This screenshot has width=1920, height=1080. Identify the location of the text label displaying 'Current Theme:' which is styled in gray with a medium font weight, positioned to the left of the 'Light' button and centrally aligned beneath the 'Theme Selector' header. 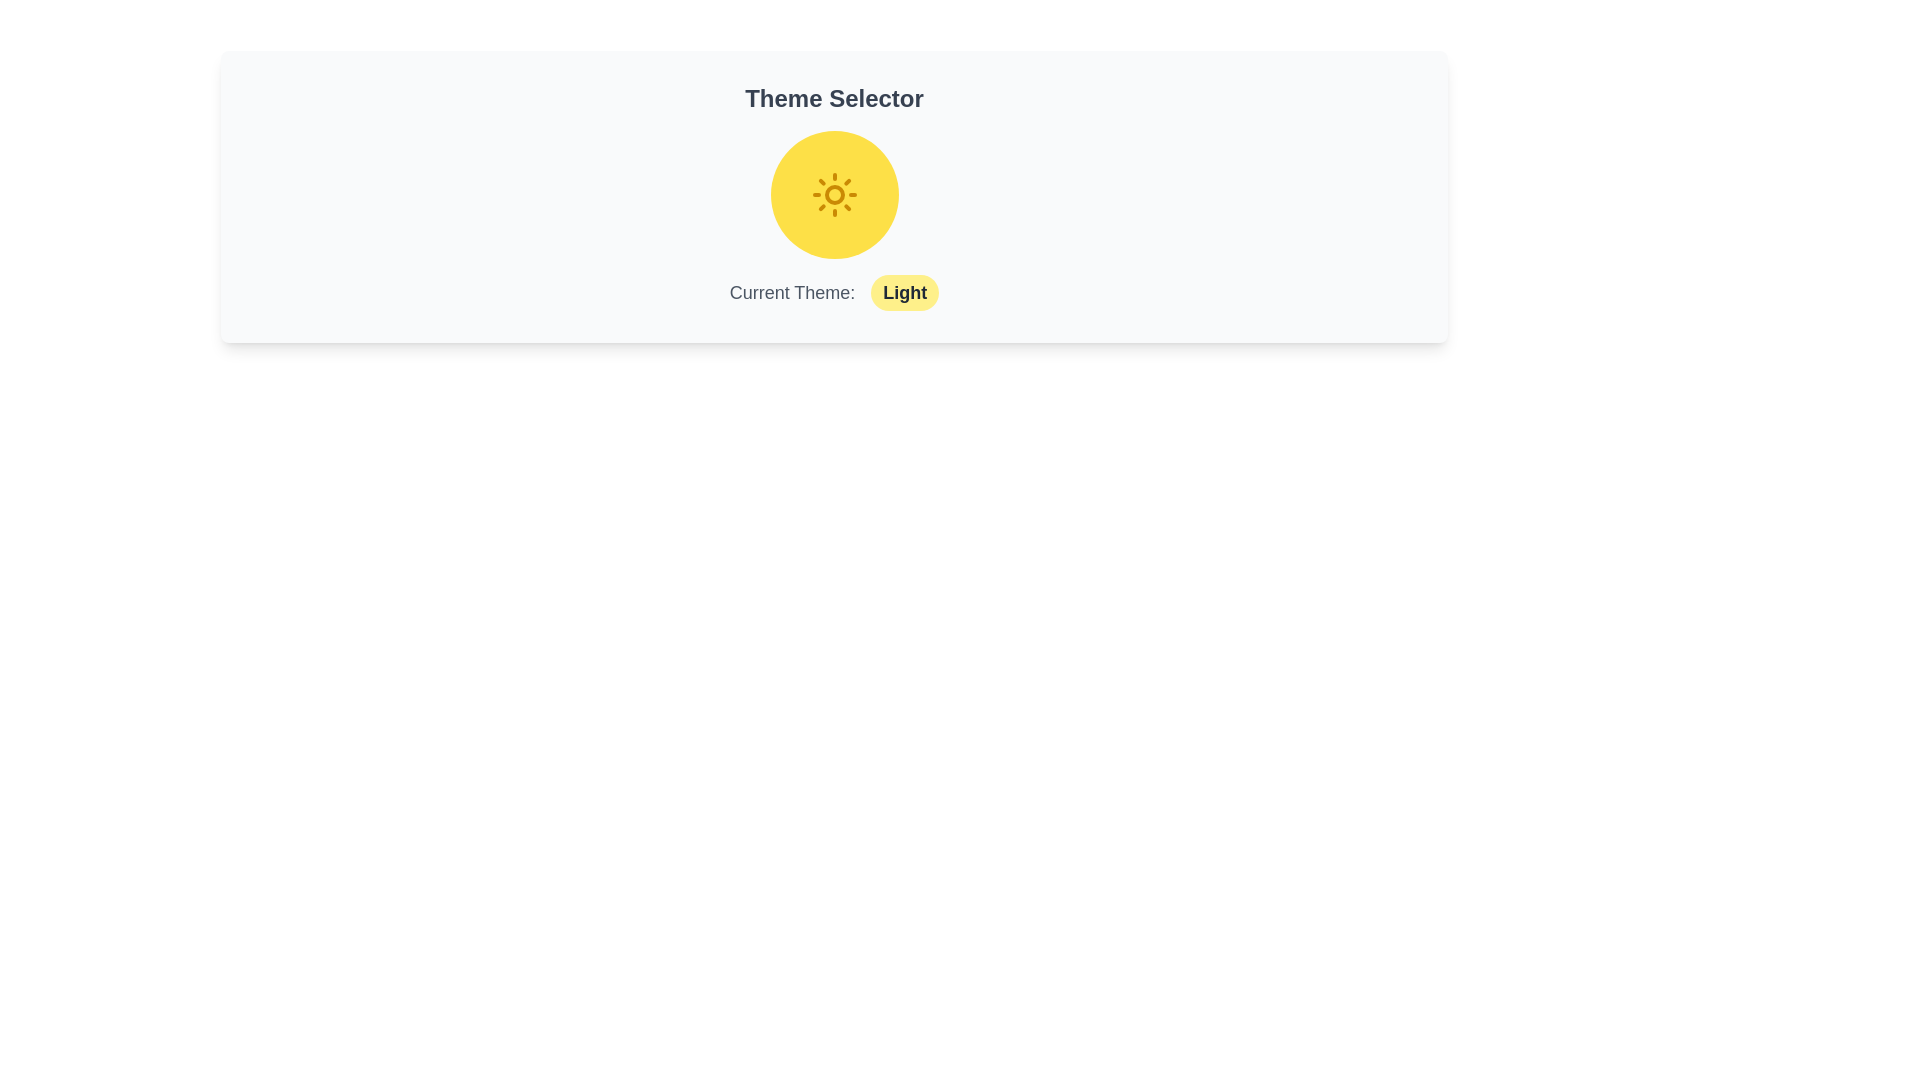
(791, 293).